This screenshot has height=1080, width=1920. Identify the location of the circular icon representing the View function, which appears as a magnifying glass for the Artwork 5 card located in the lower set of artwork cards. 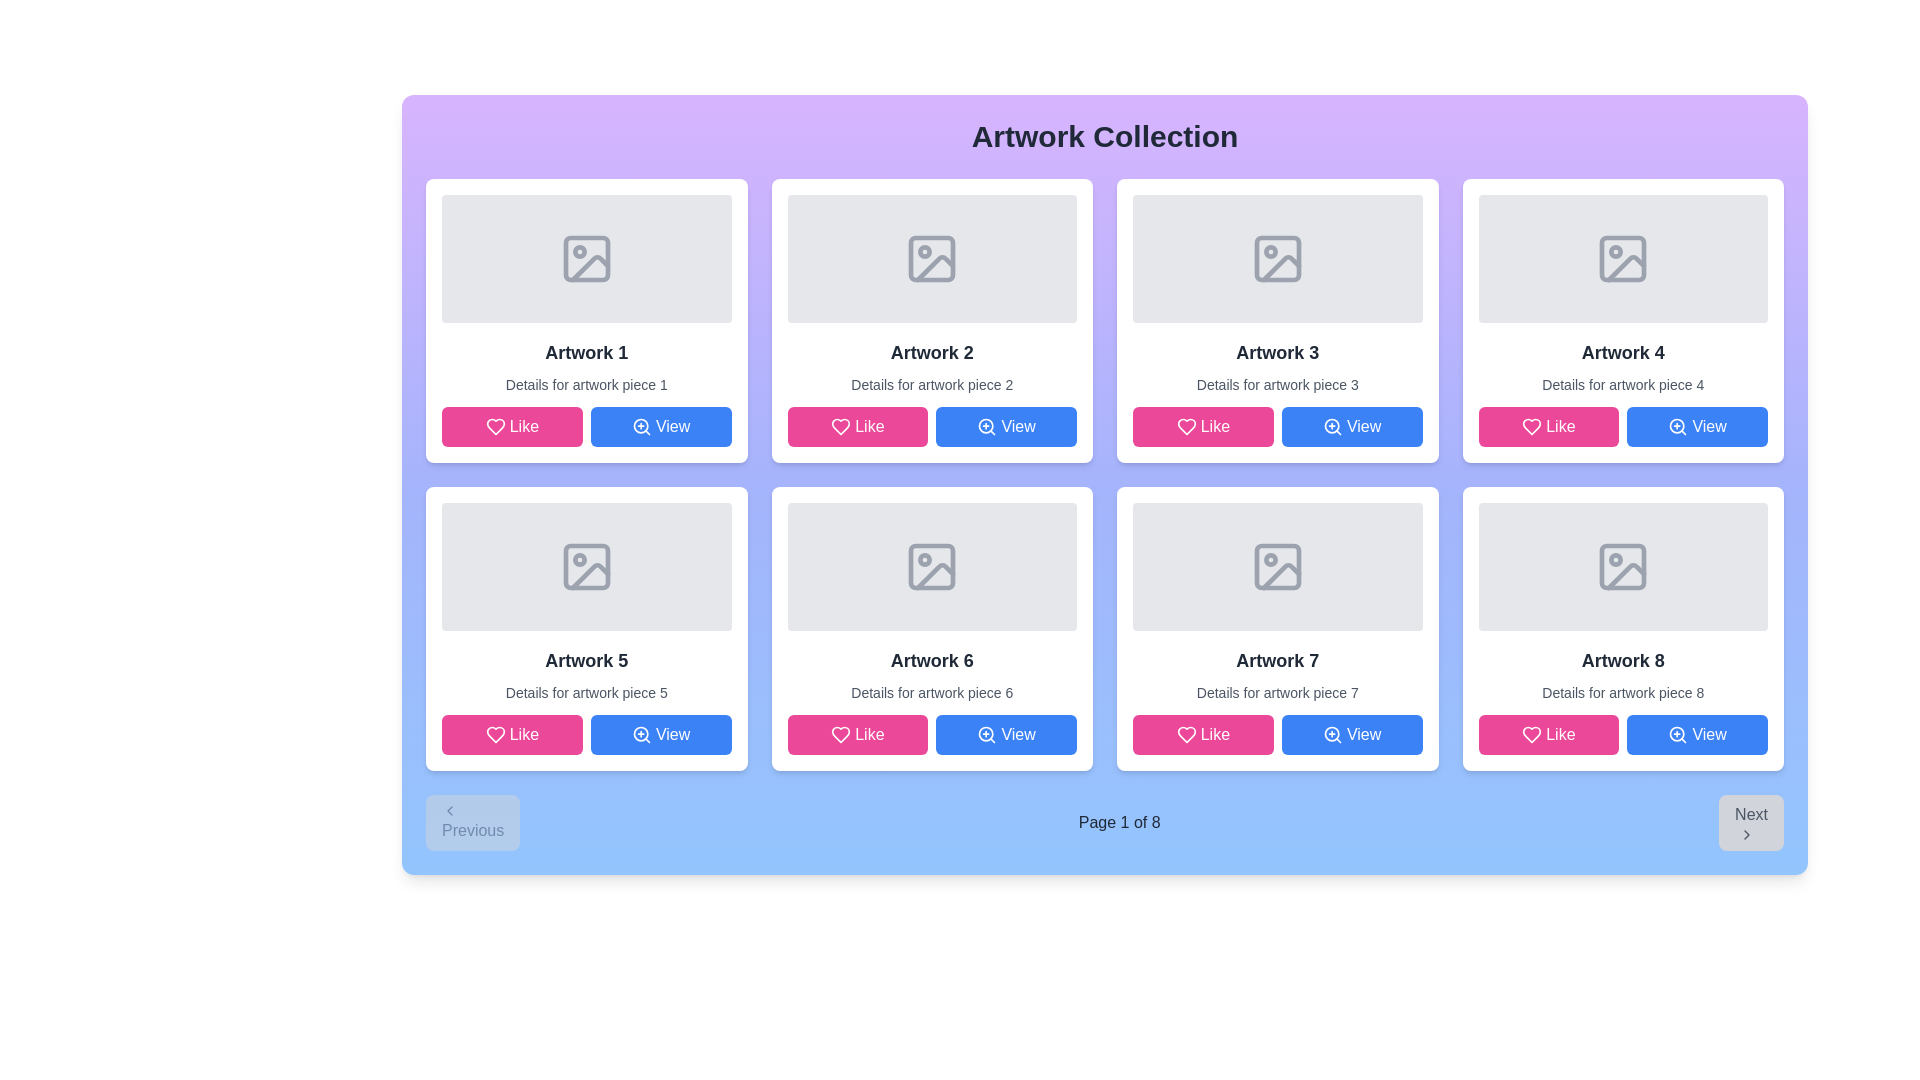
(641, 734).